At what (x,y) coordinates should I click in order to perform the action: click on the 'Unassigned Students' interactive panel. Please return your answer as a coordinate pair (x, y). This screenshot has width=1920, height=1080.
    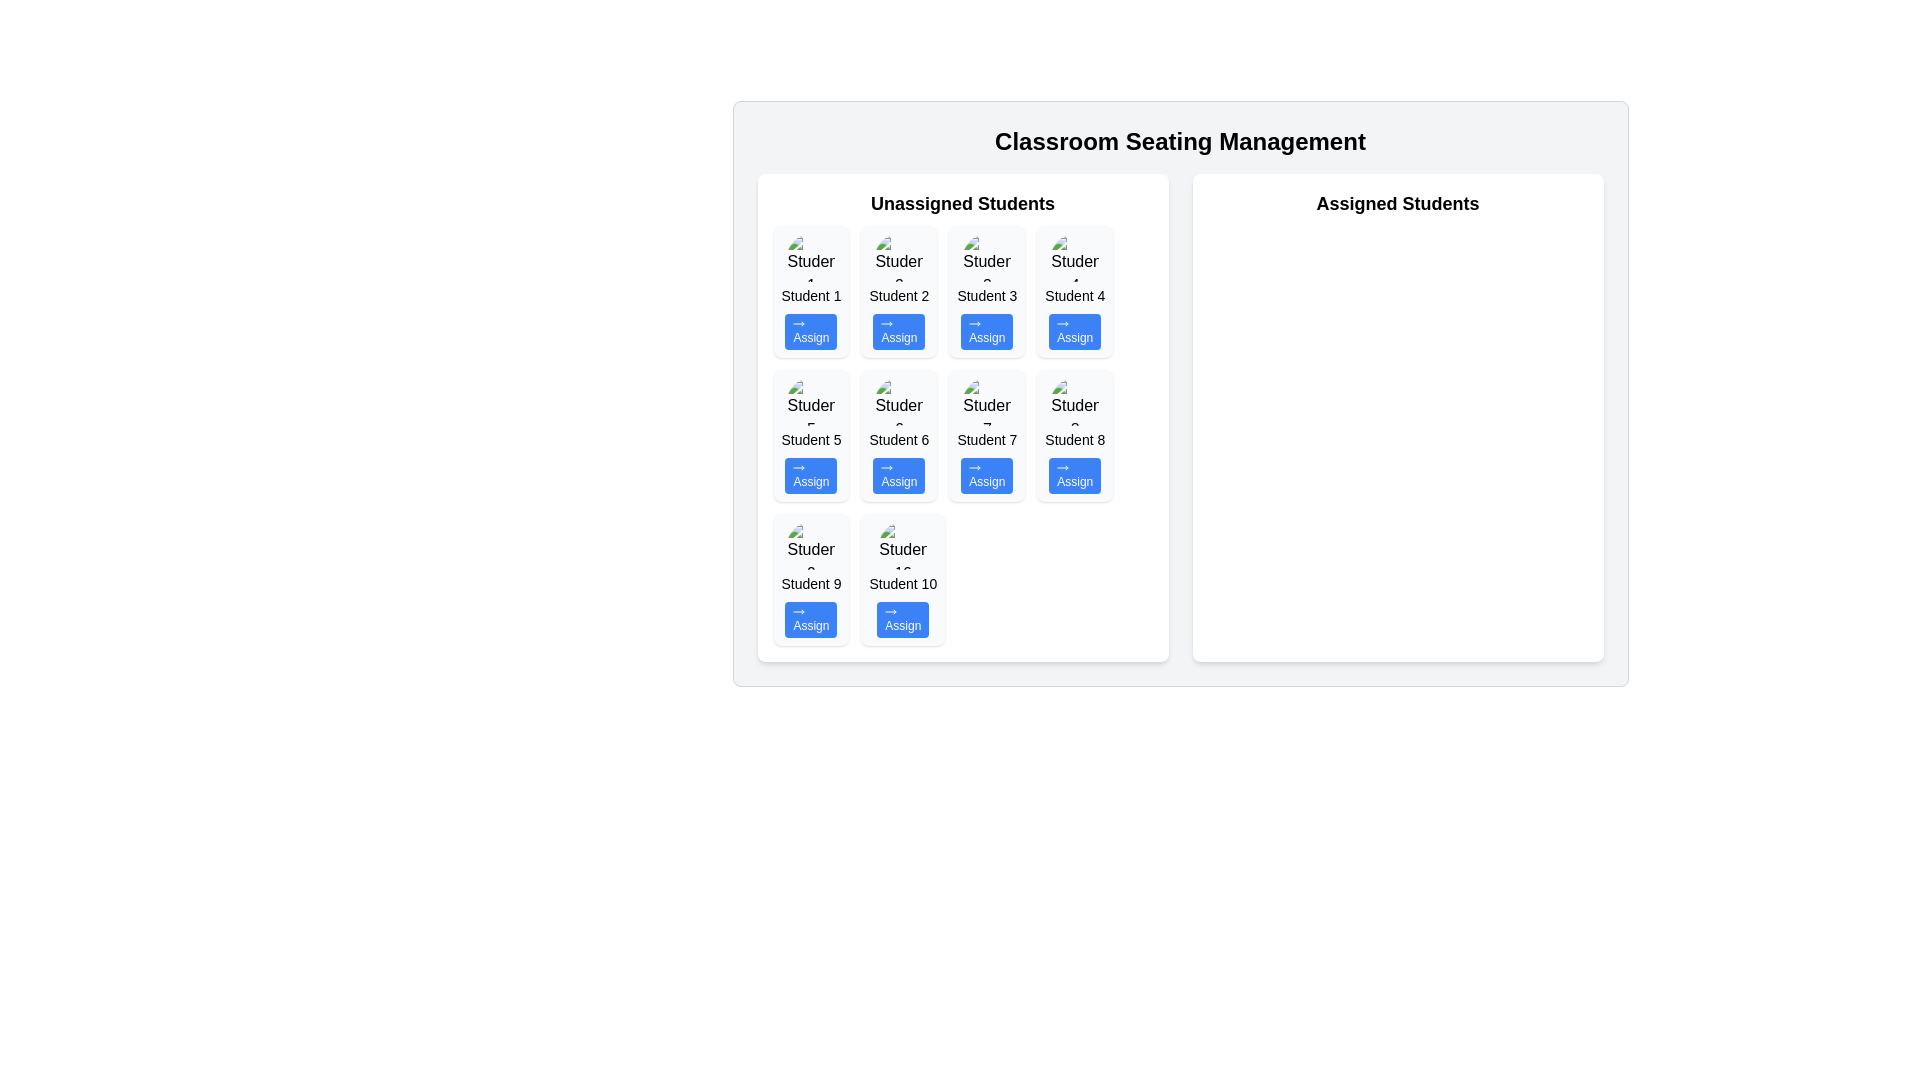
    Looking at the image, I should click on (963, 416).